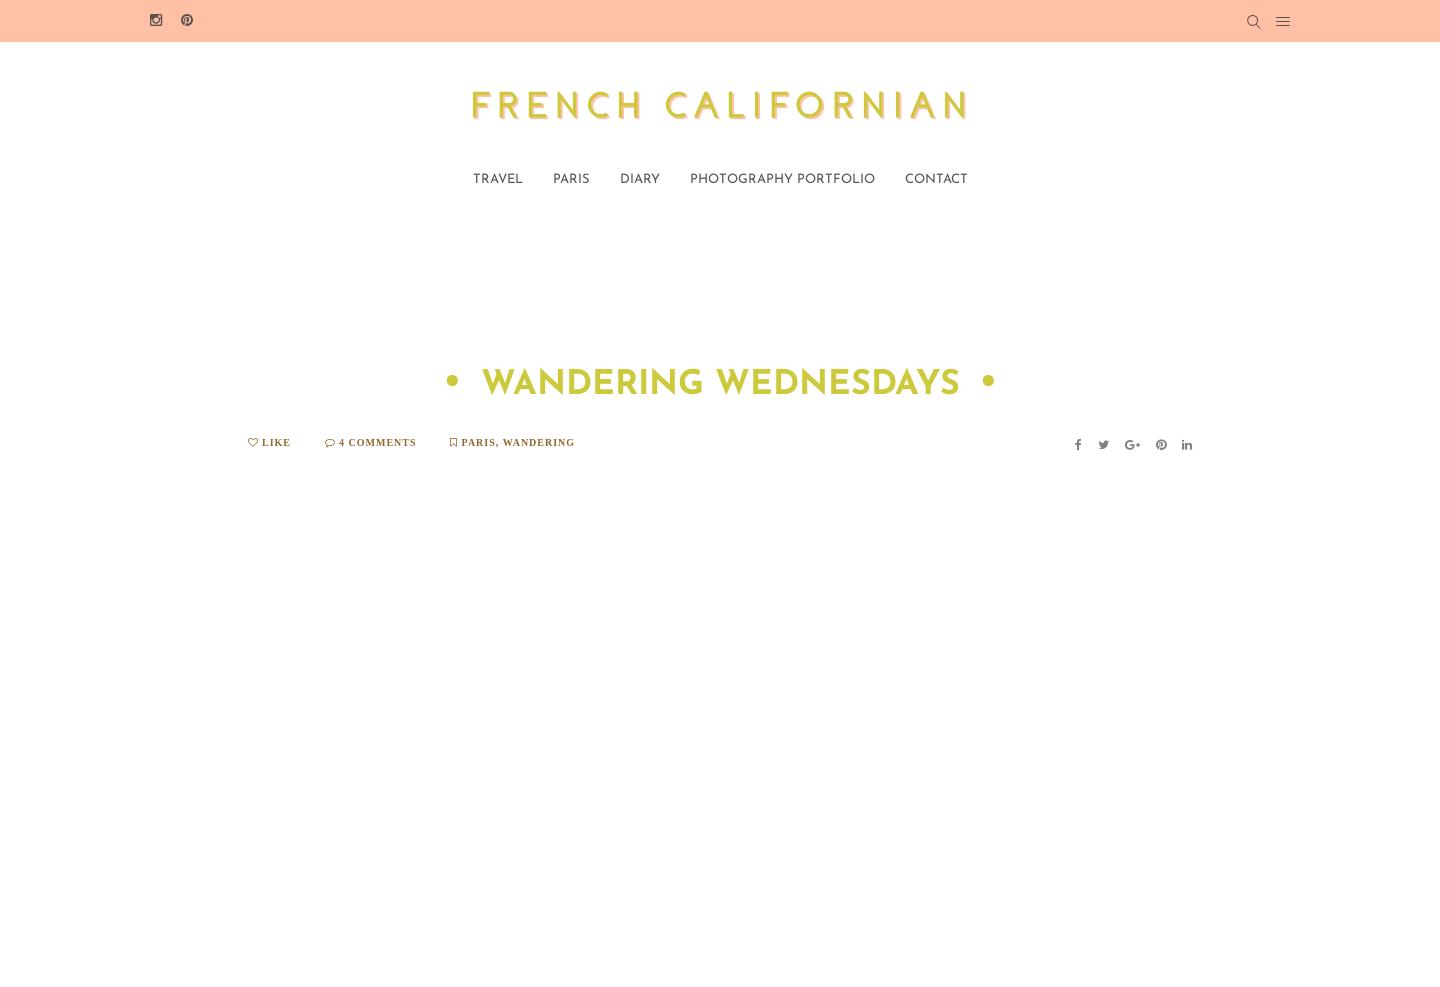  Describe the element at coordinates (1200, 849) in the screenshot. I see `'Recent Posts'` at that location.